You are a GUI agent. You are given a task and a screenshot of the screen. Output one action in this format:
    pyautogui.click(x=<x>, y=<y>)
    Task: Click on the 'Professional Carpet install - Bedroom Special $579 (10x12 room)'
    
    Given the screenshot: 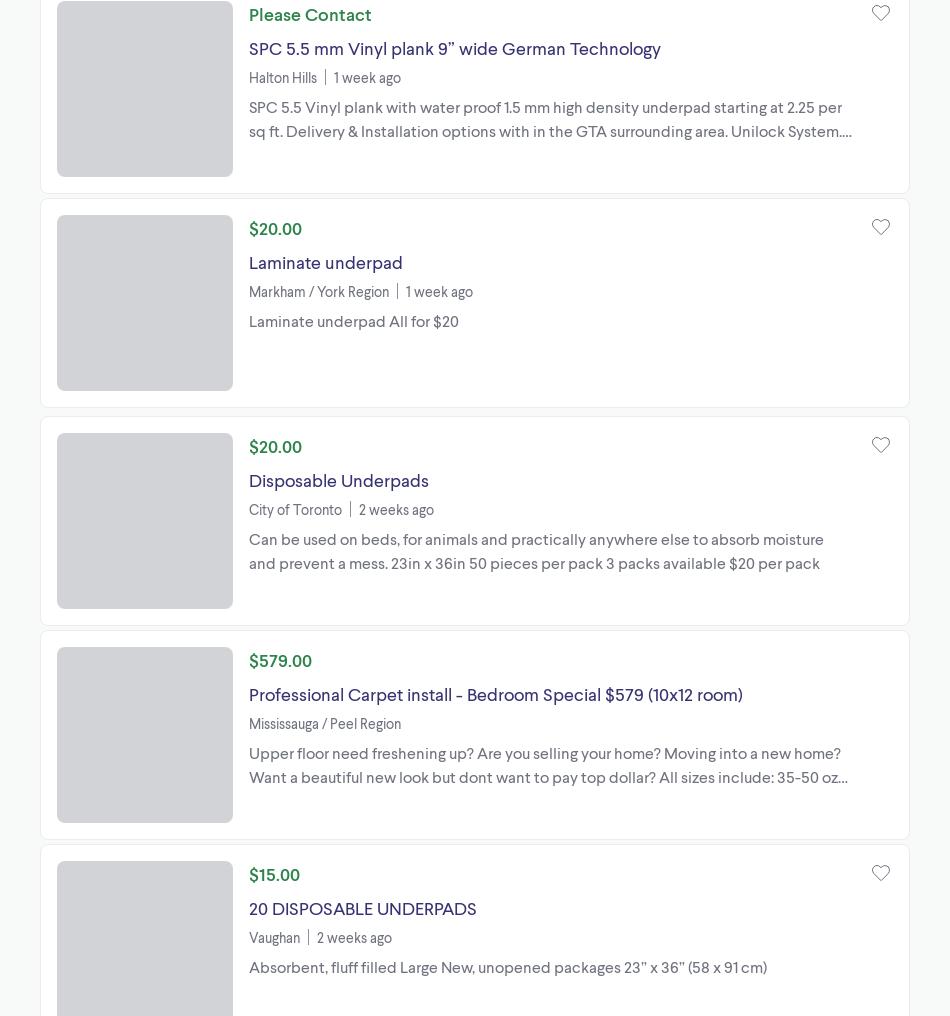 What is the action you would take?
    pyautogui.click(x=495, y=692)
    